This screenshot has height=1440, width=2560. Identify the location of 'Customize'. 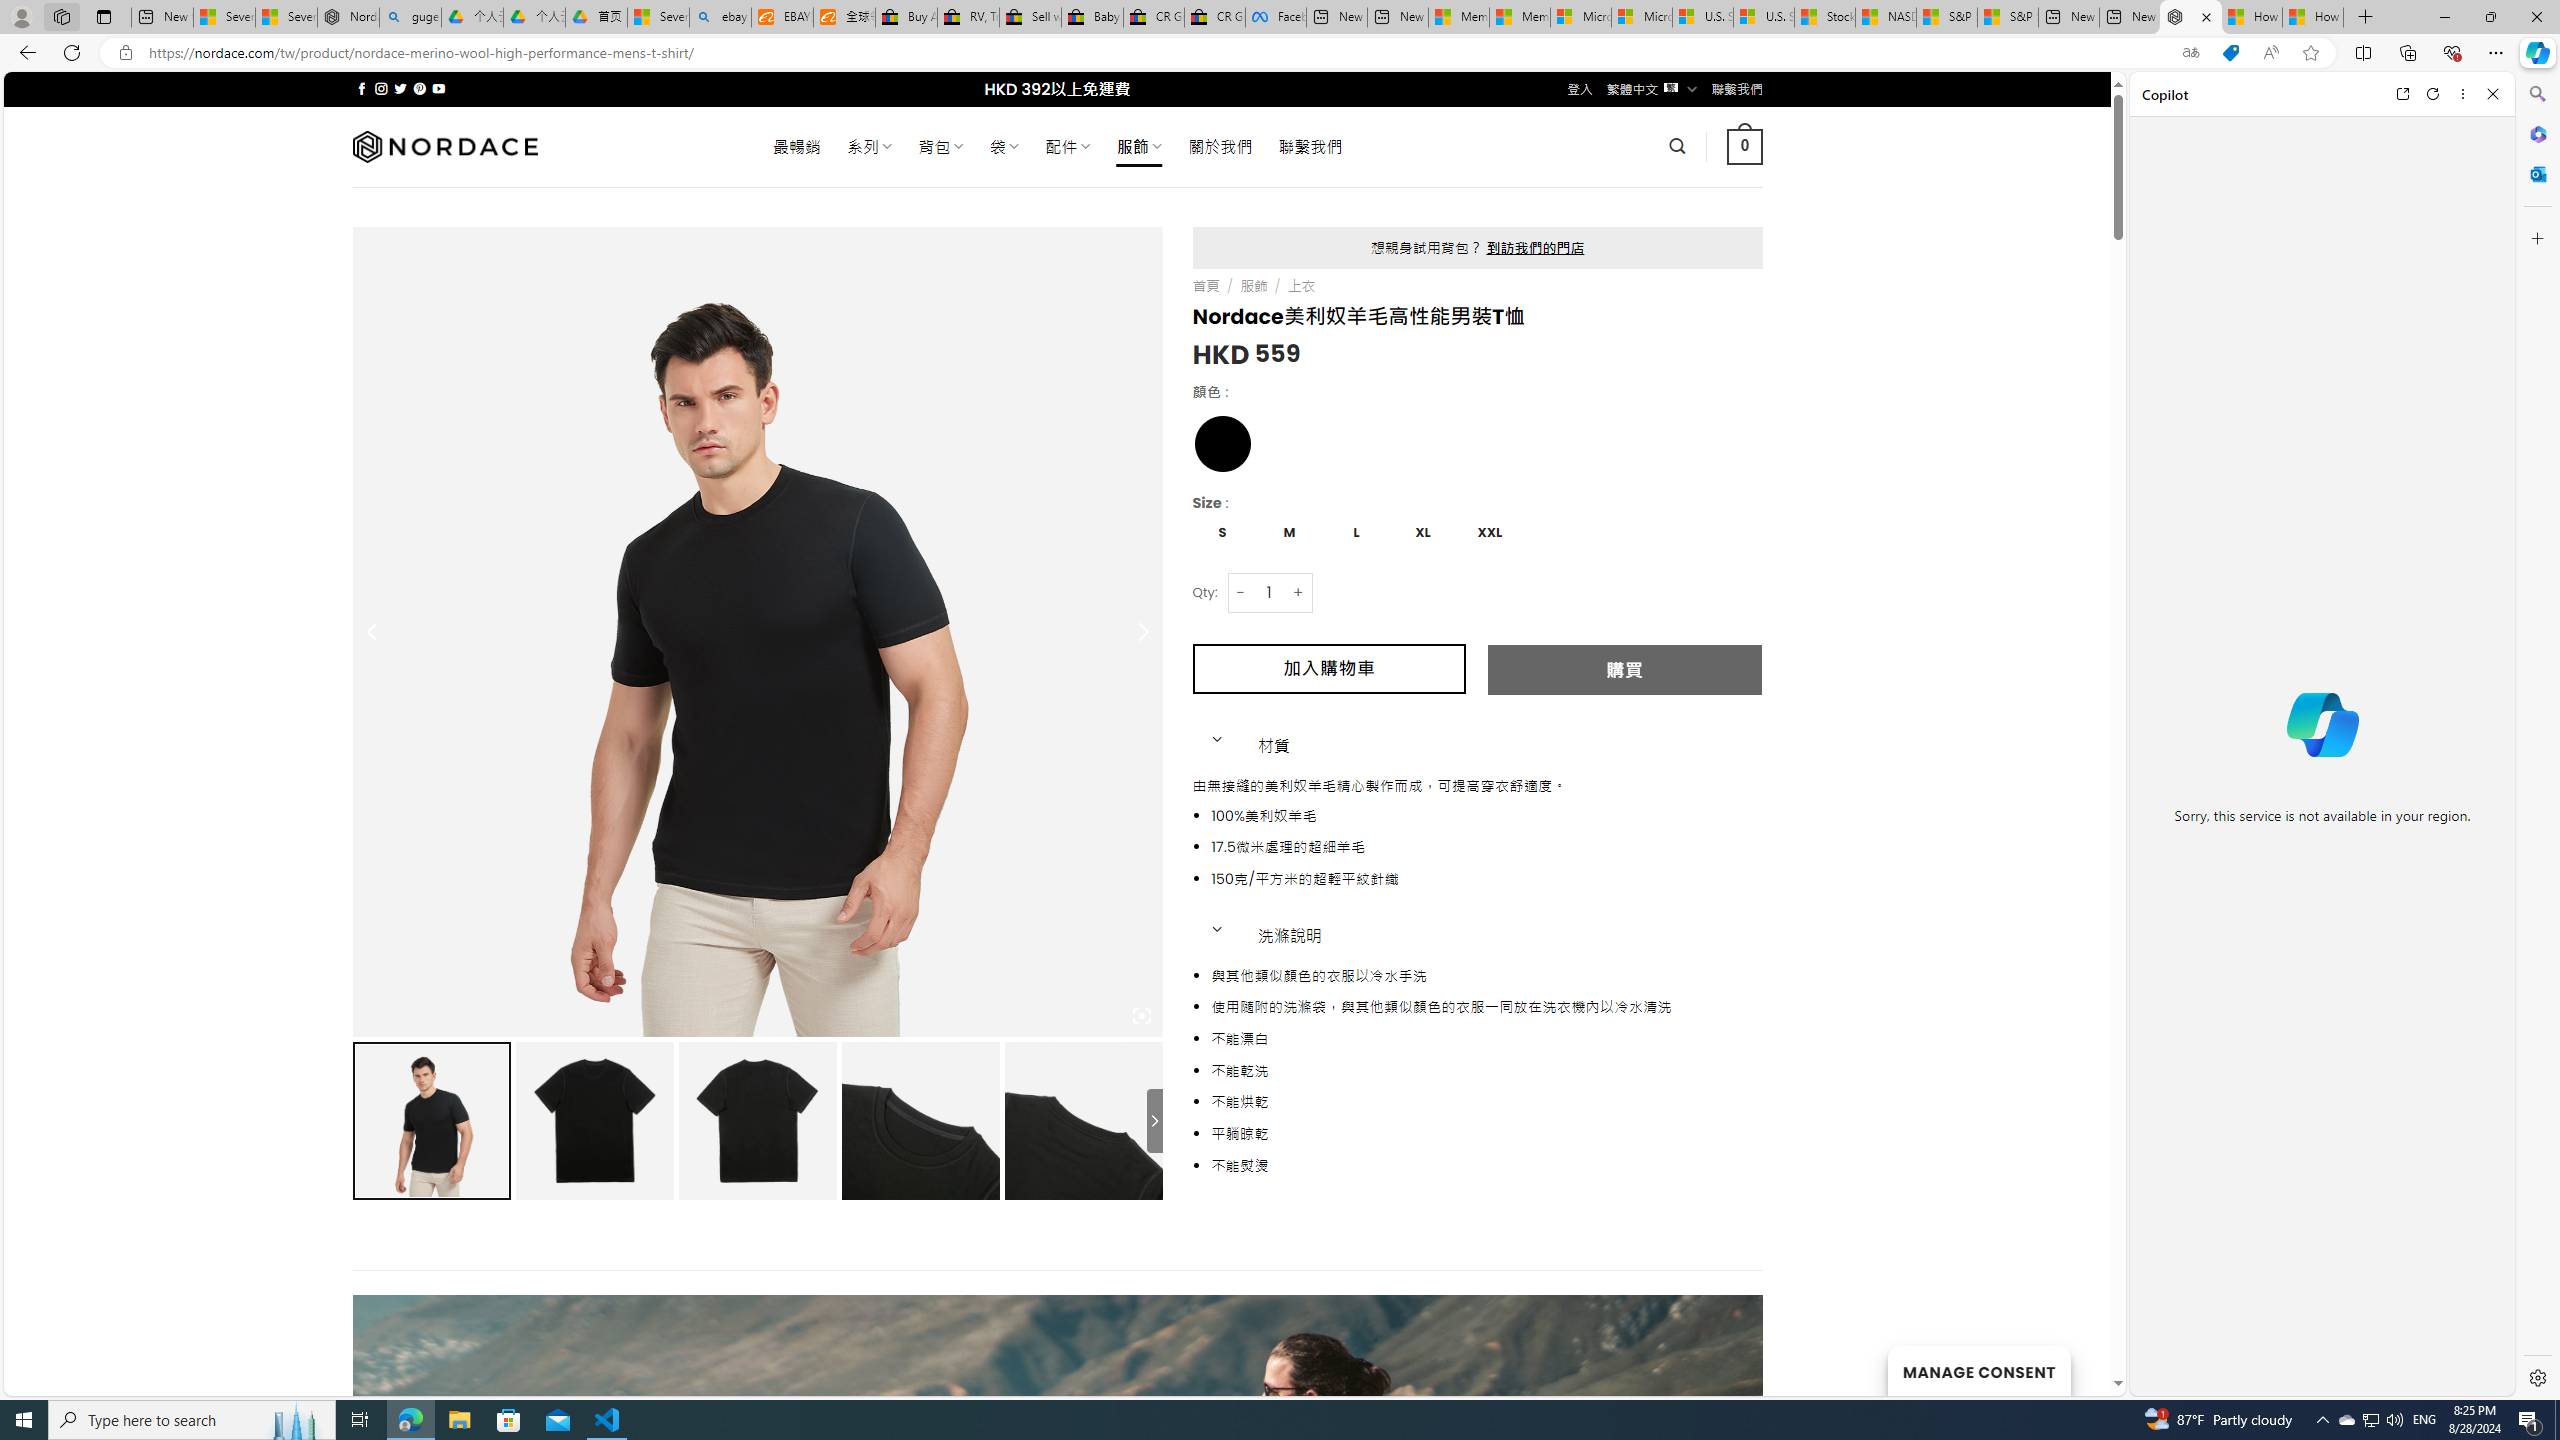
(2535, 237).